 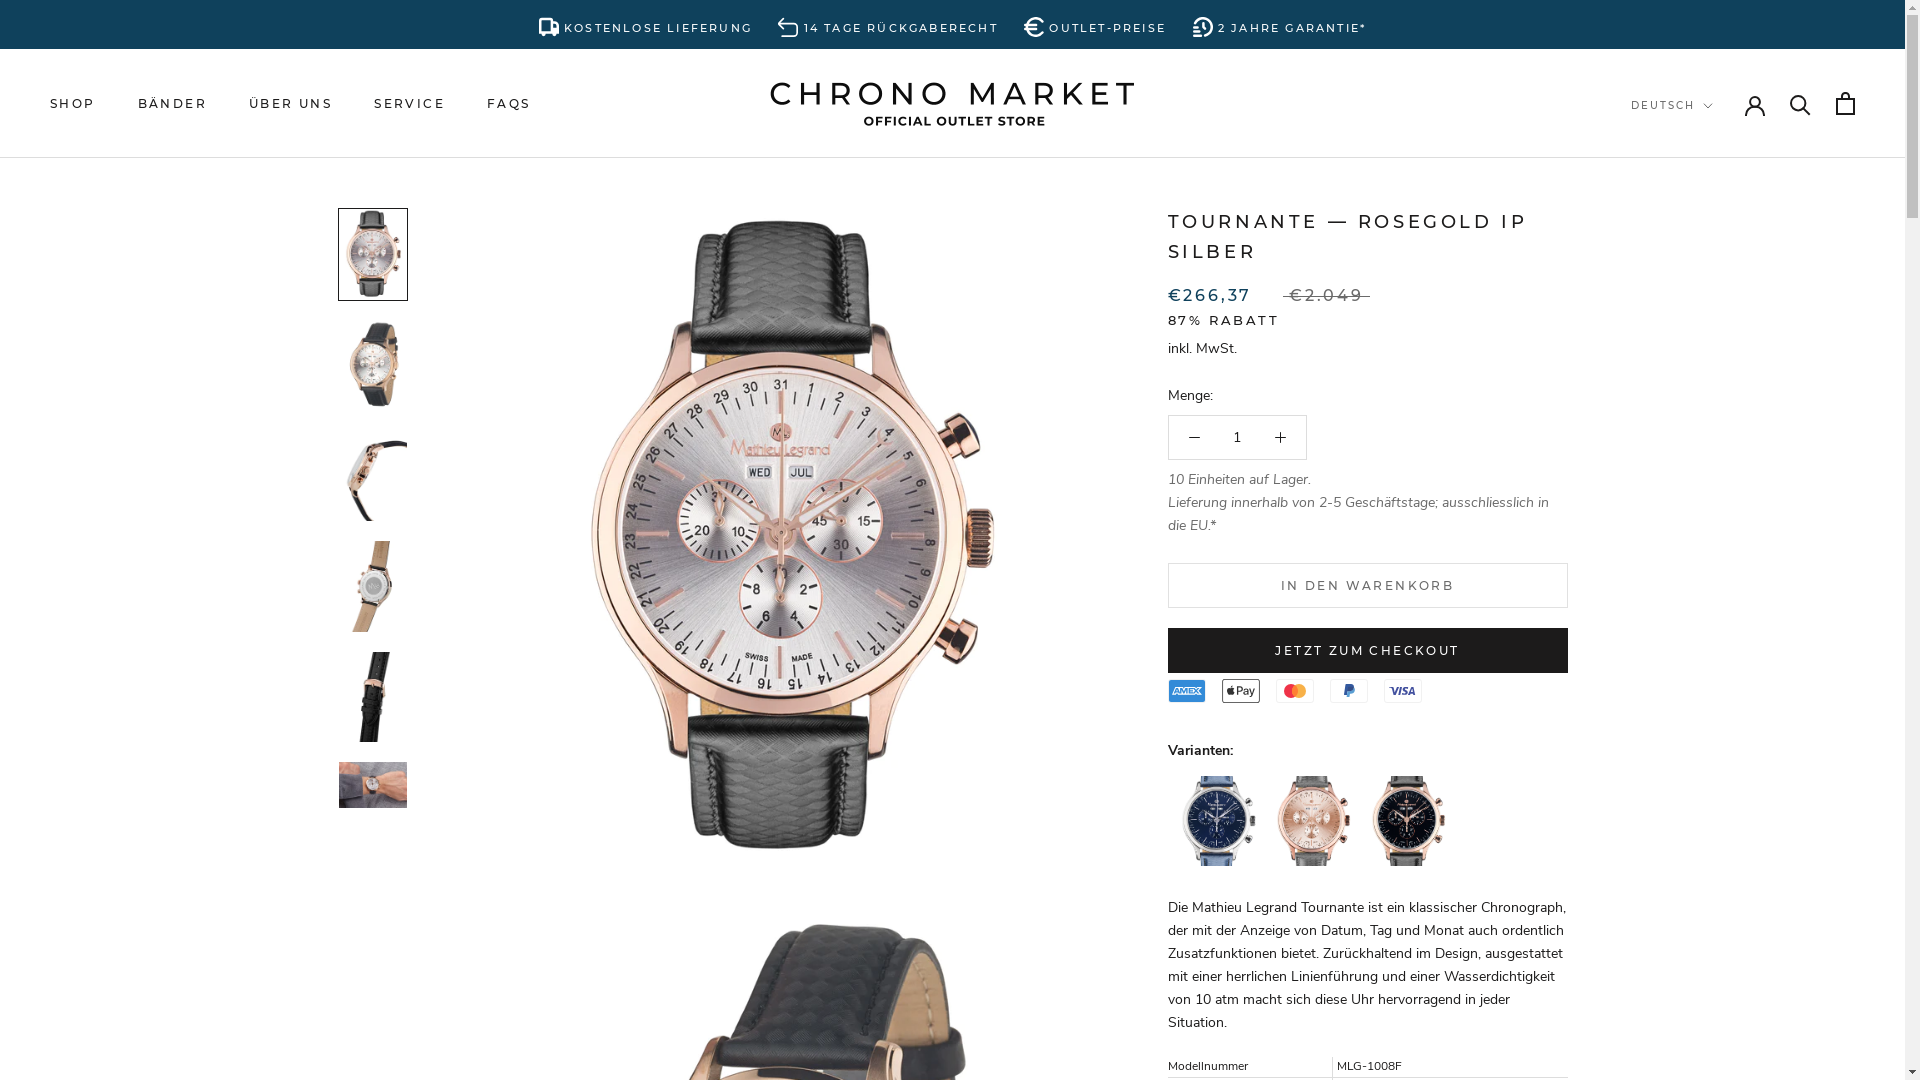 I want to click on '2 JAHRE GARANTIE*', so click(x=1193, y=24).